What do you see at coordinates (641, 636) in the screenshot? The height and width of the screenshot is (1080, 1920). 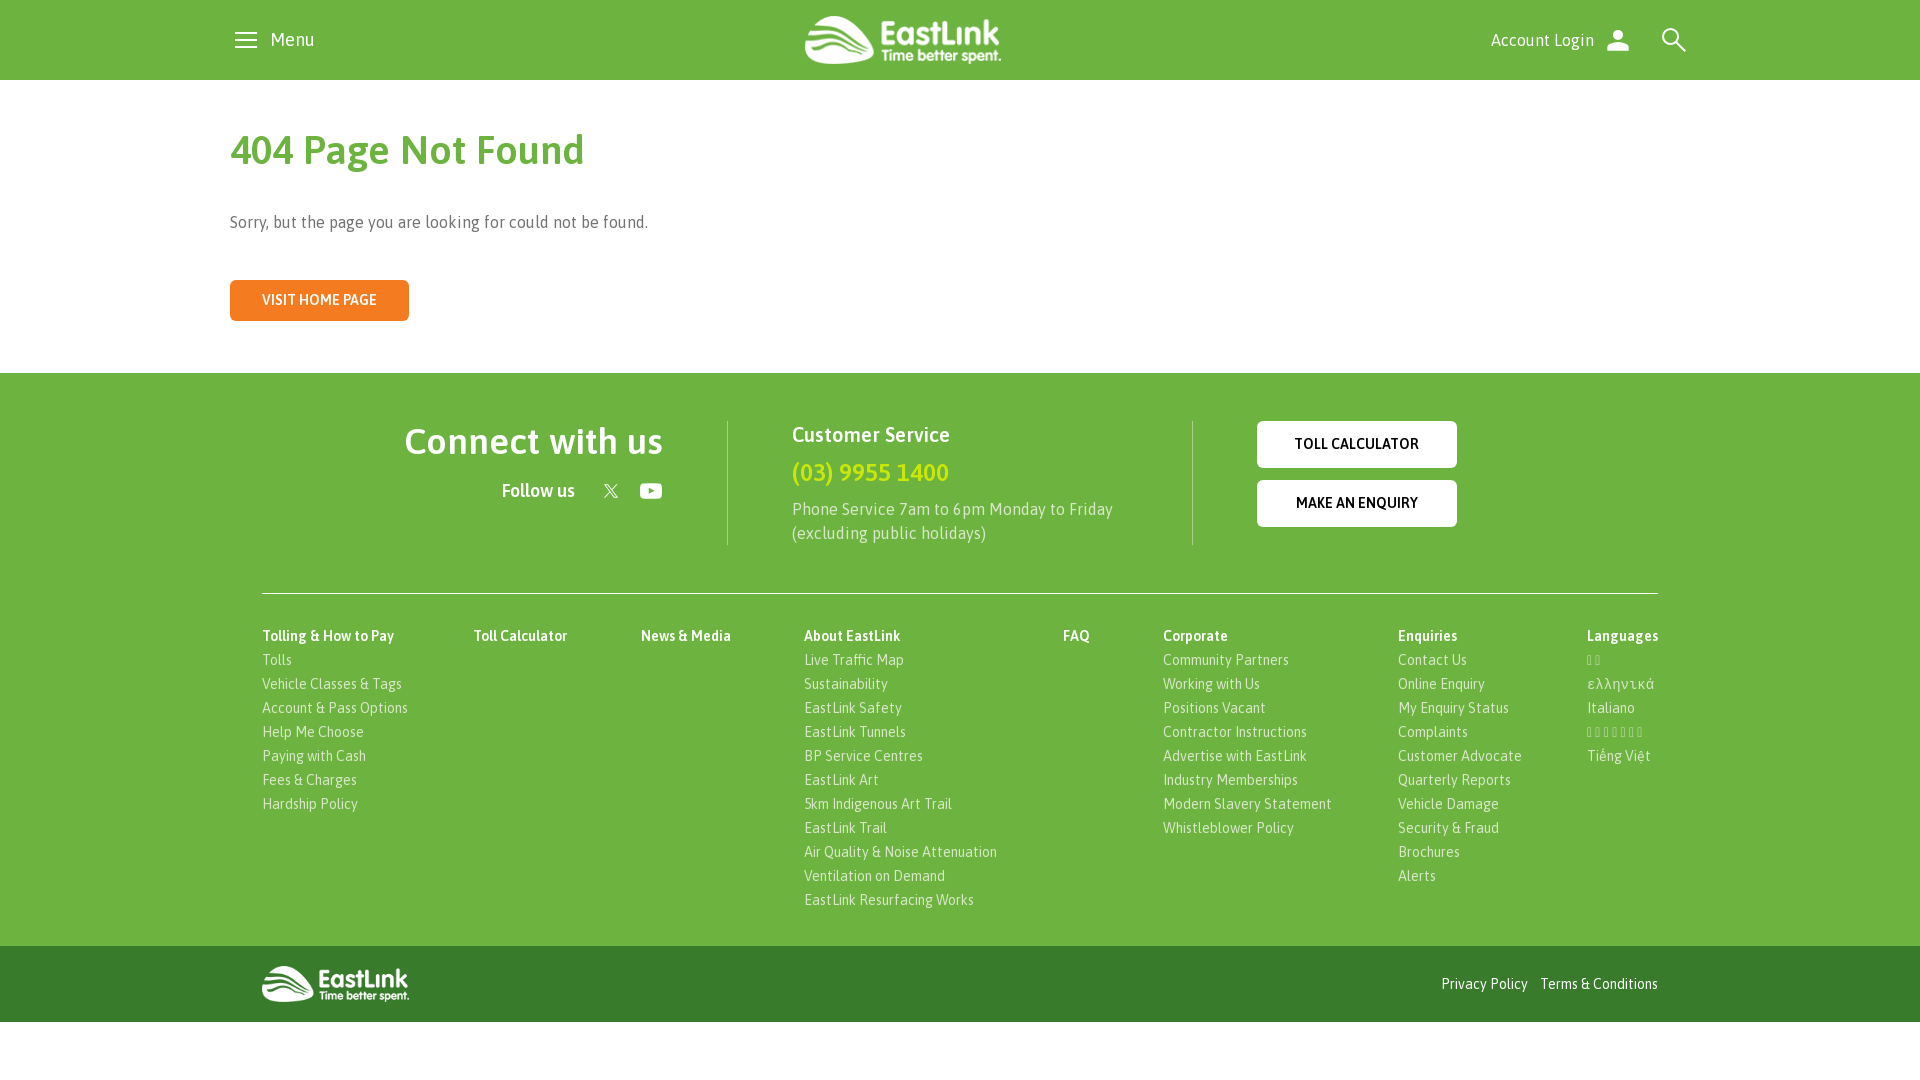 I see `'News & Media'` at bounding box center [641, 636].